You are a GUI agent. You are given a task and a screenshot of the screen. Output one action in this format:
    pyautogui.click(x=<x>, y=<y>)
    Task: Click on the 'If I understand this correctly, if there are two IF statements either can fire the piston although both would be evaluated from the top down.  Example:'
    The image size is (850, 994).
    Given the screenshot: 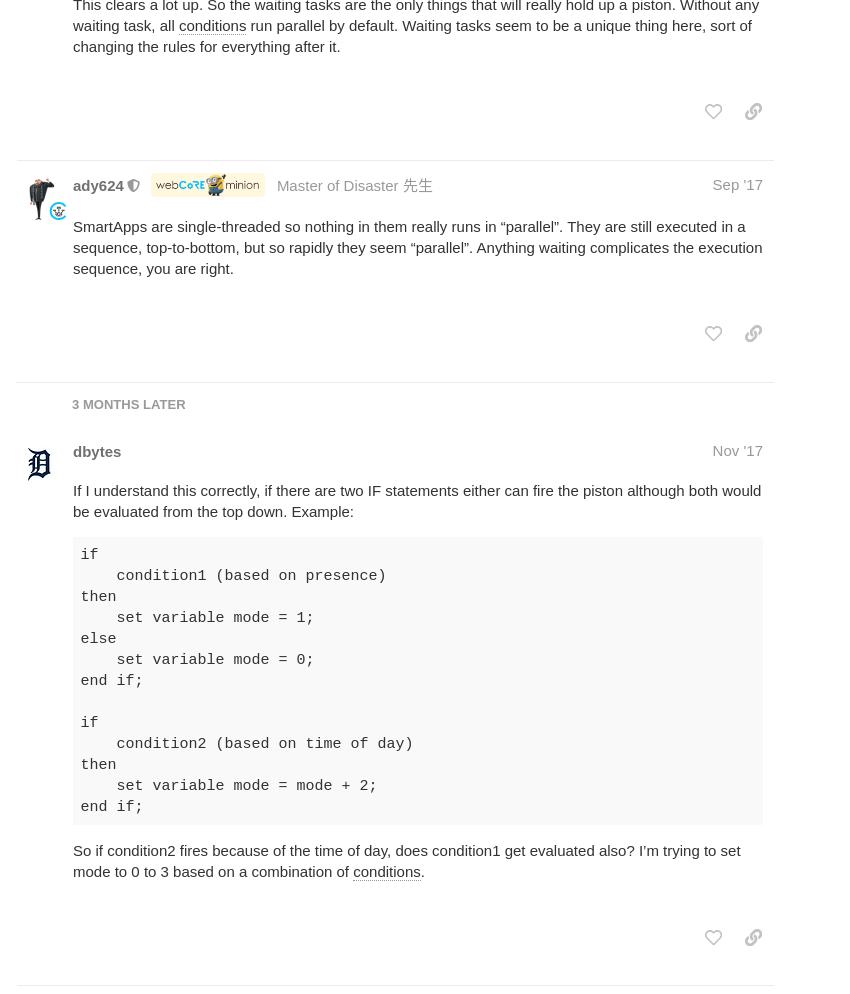 What is the action you would take?
    pyautogui.click(x=417, y=500)
    